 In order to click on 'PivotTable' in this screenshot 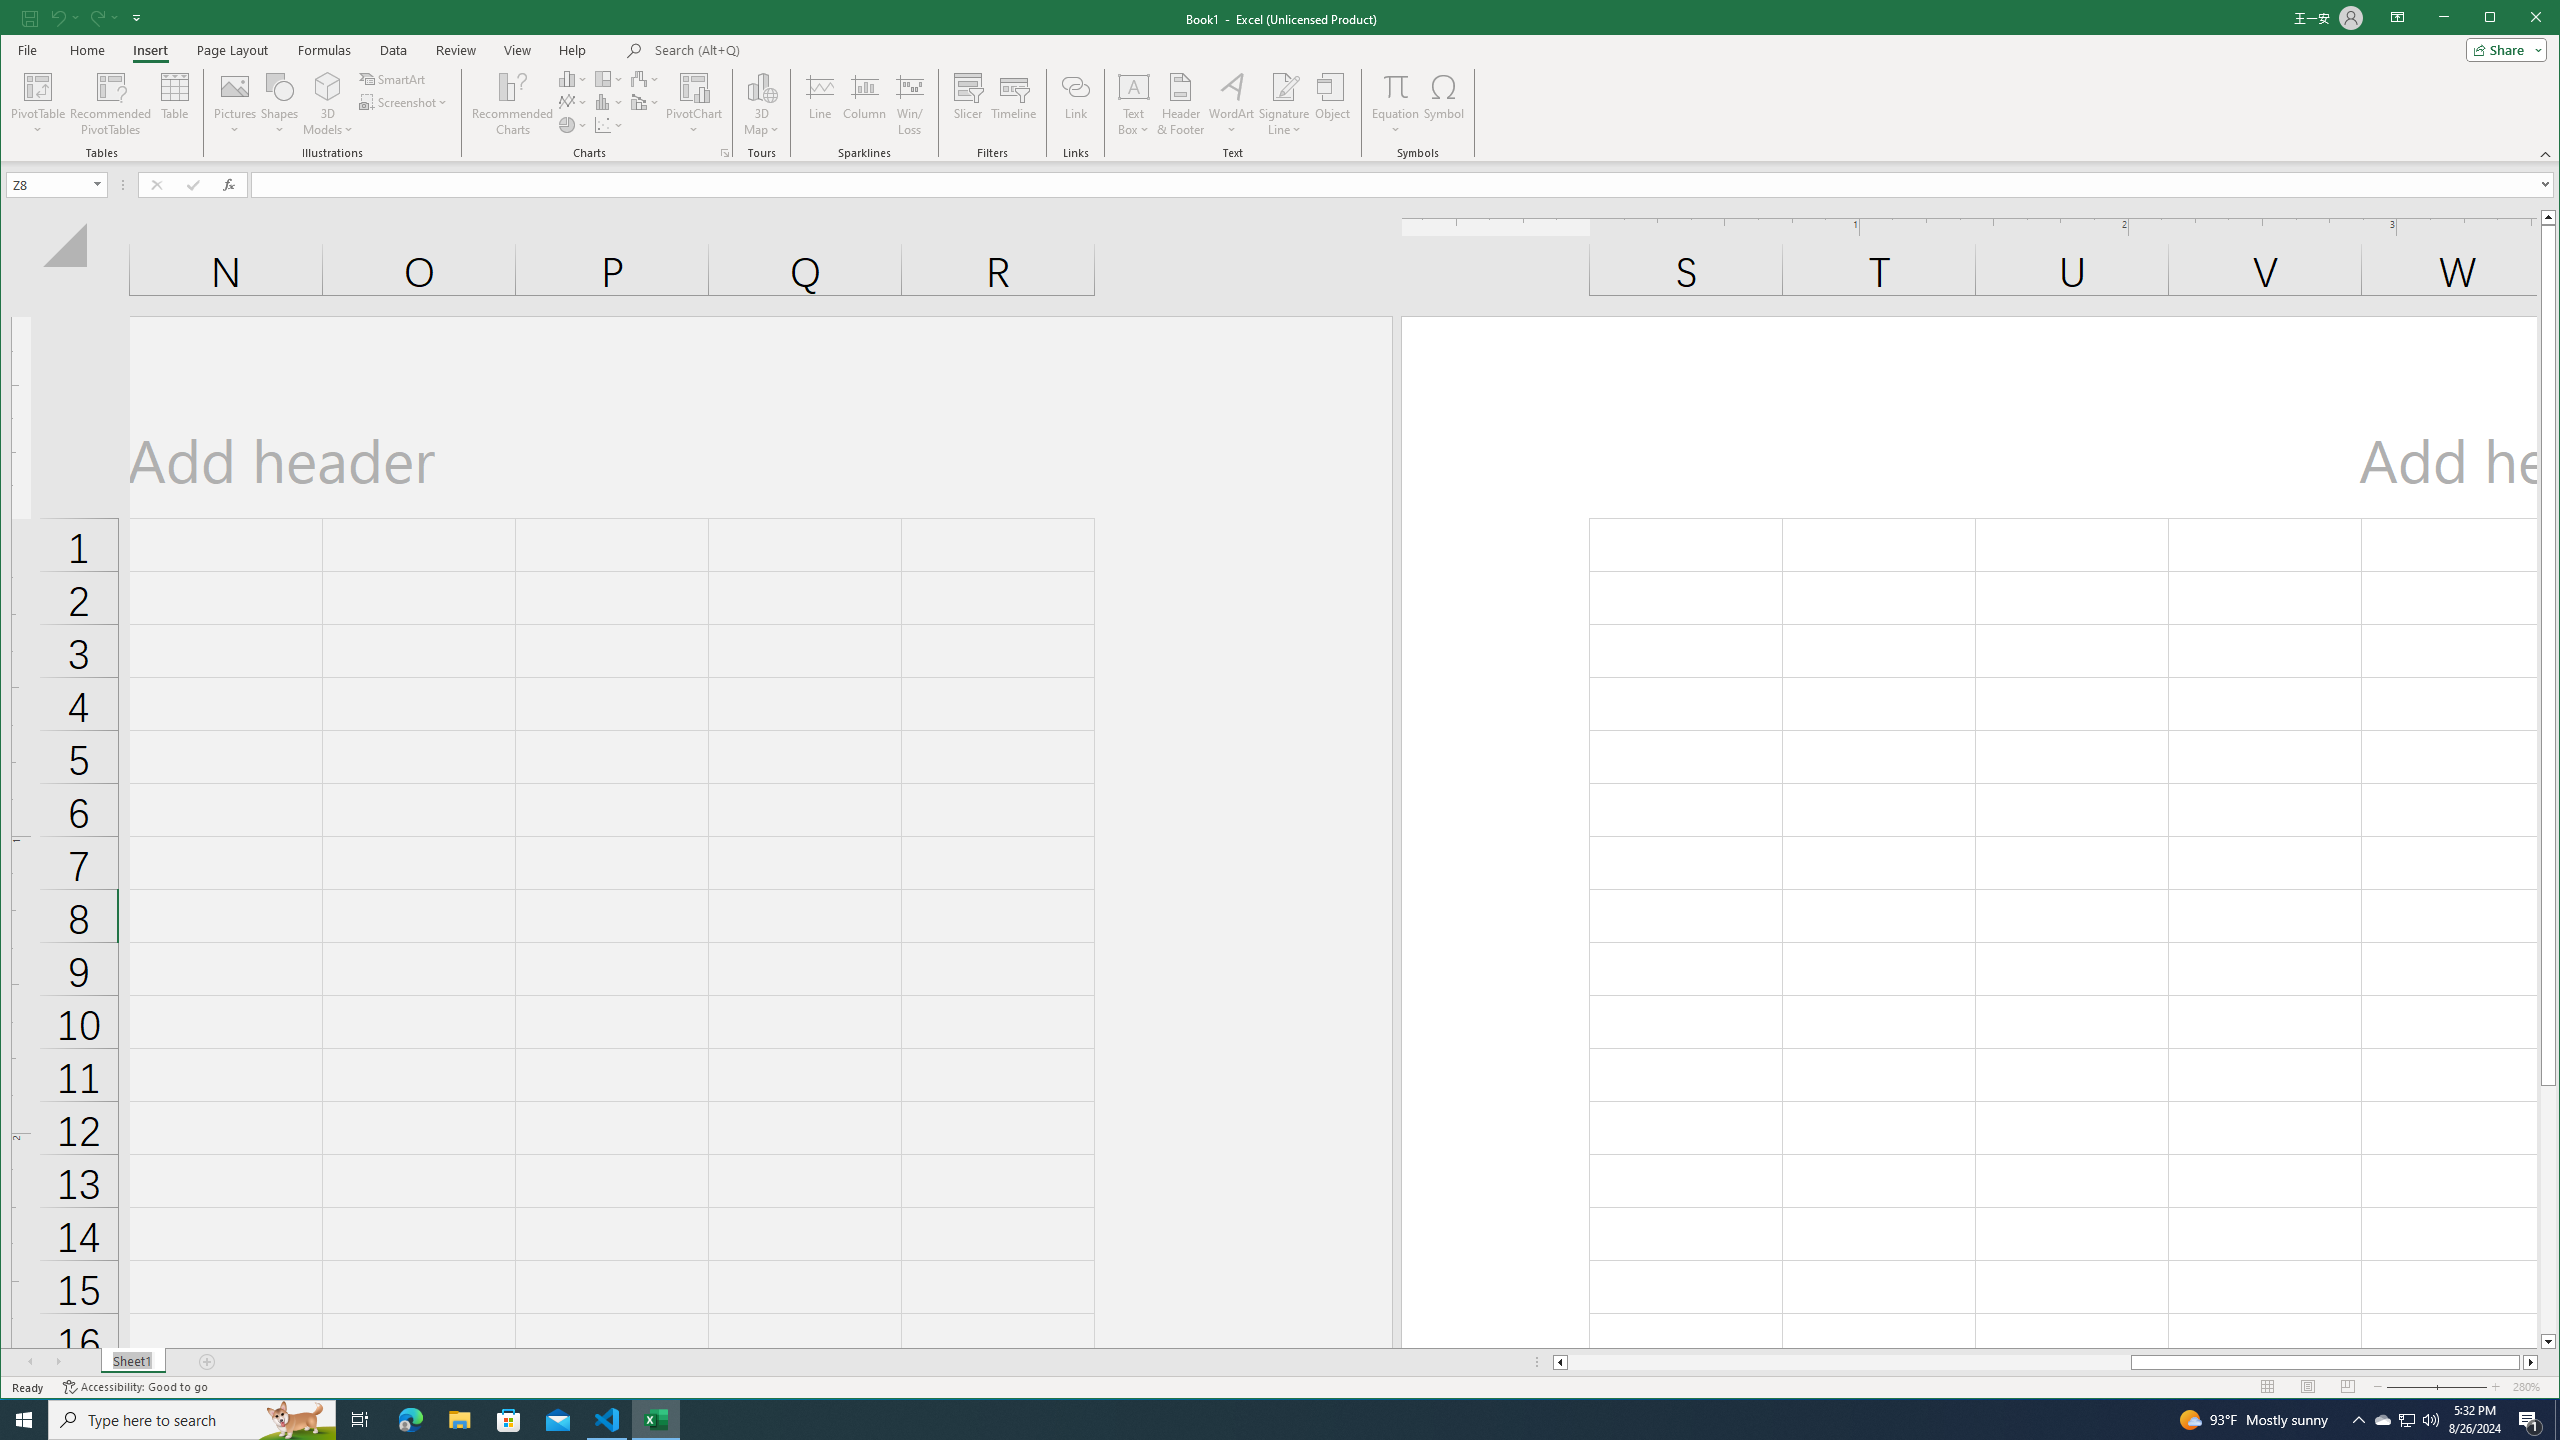, I will do `click(38, 85)`.